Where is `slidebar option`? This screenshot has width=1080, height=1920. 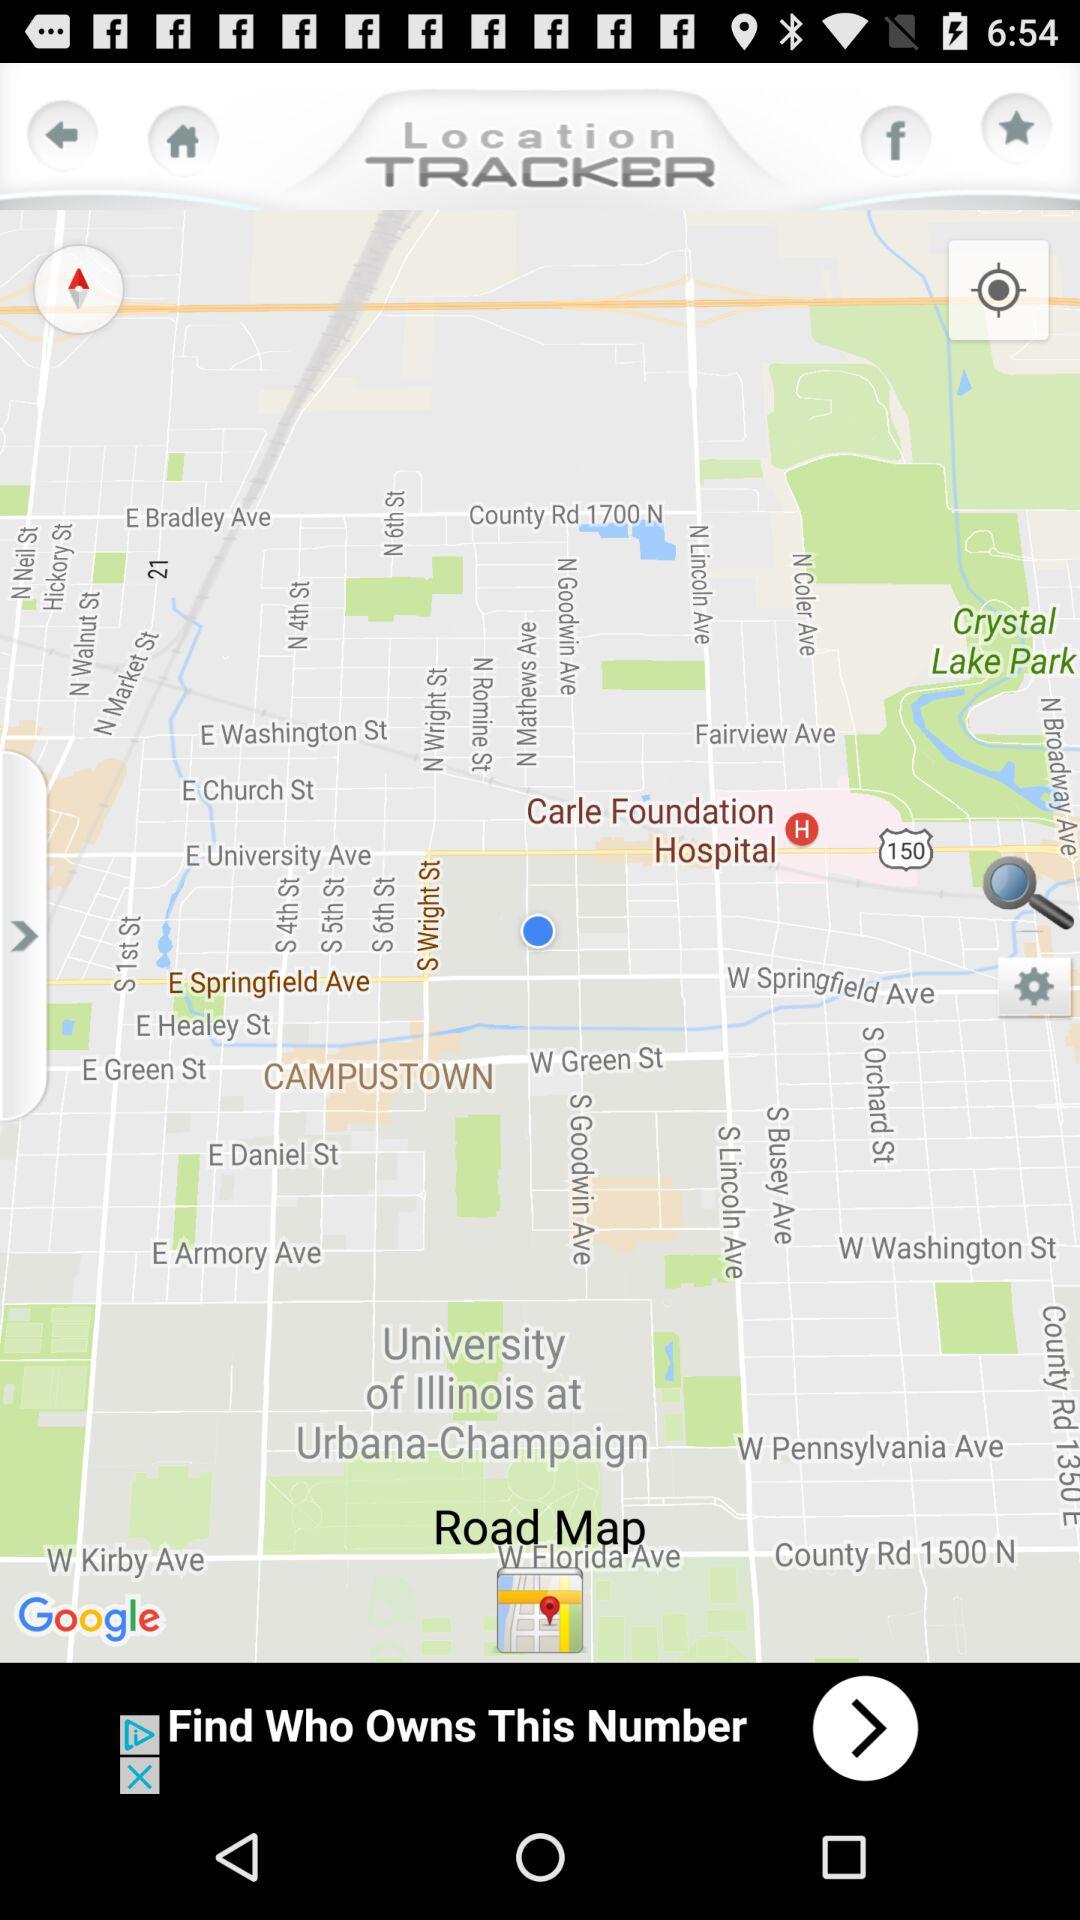 slidebar option is located at coordinates (30, 935).